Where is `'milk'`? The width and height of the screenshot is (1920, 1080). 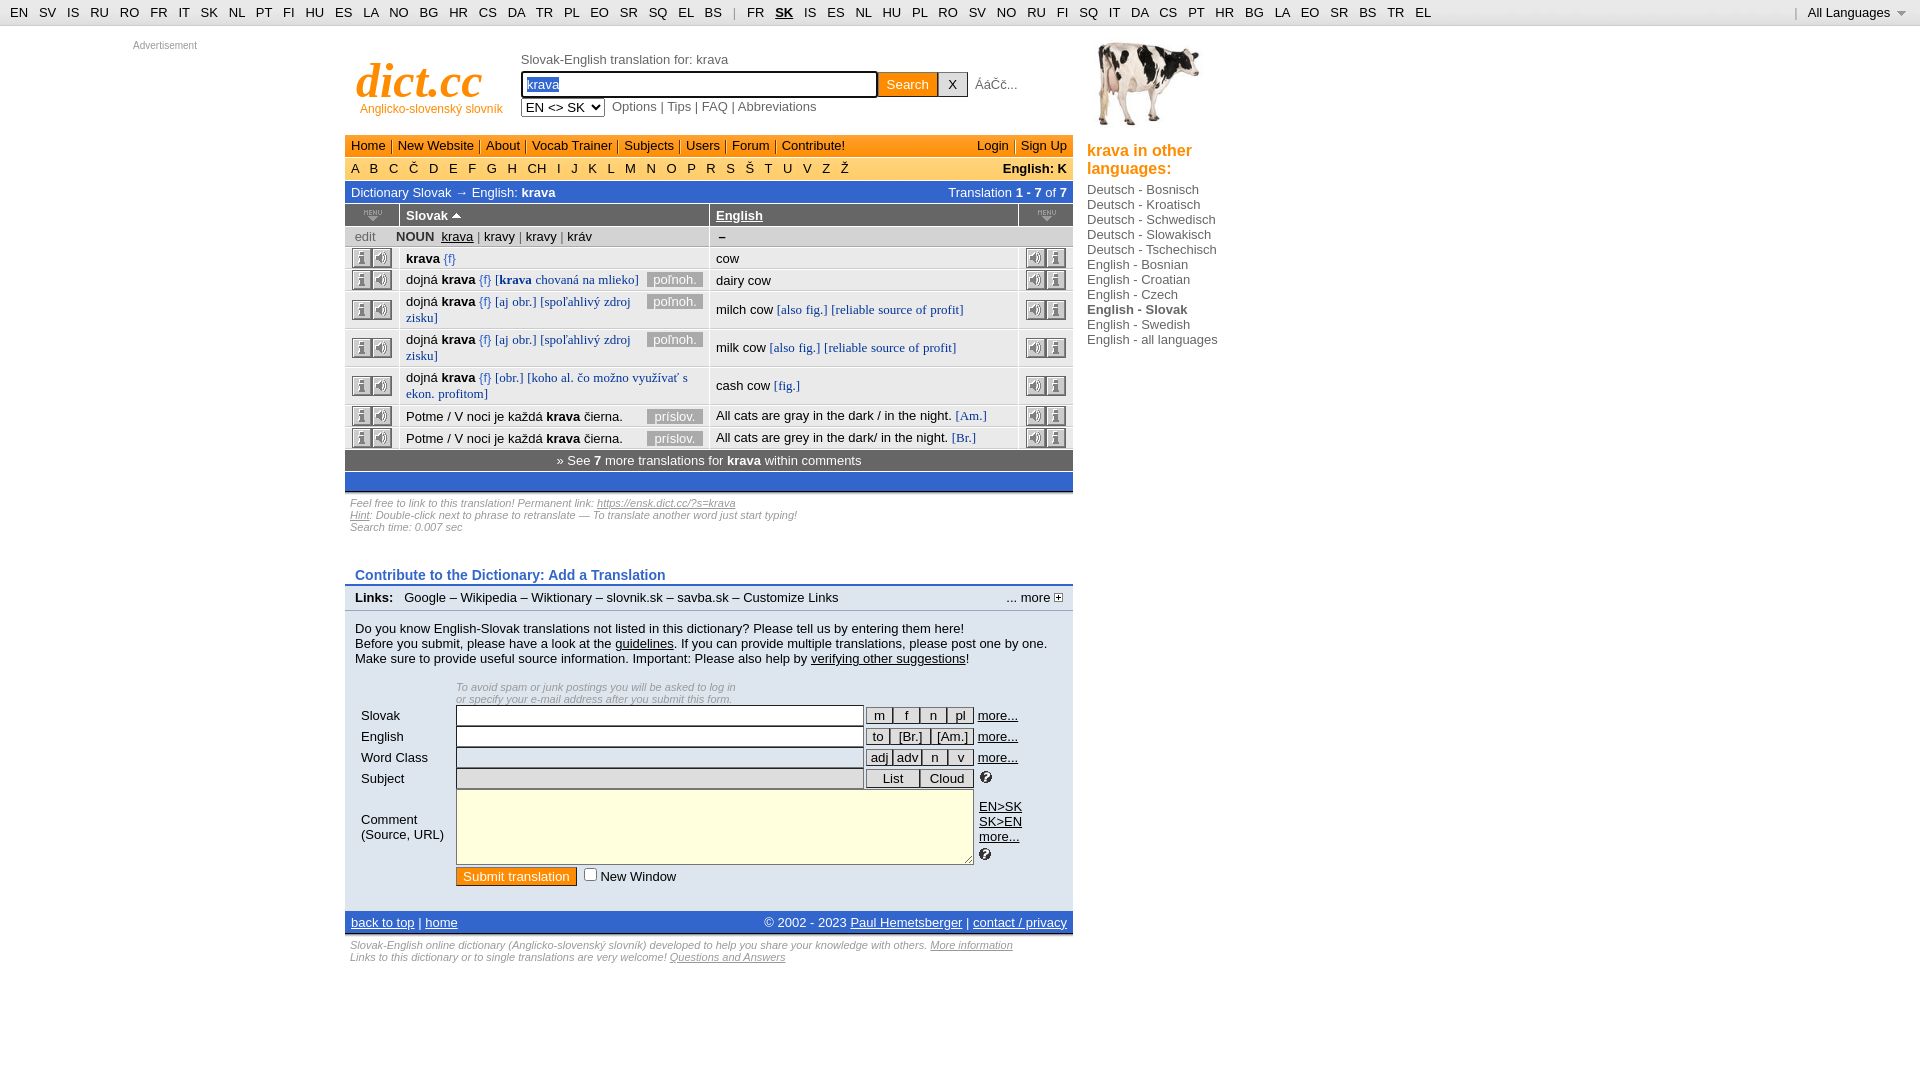
'milk' is located at coordinates (726, 346).